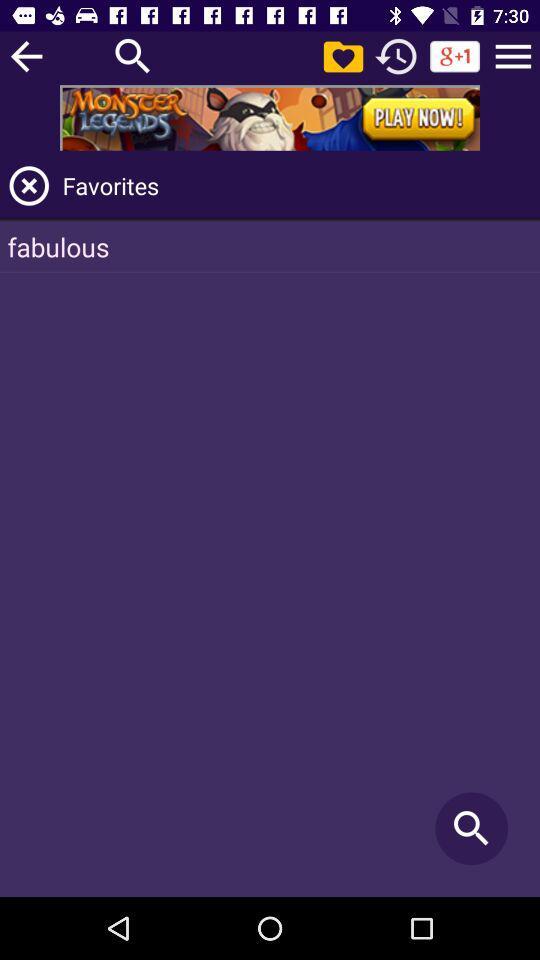 This screenshot has width=540, height=960. I want to click on the page, so click(28, 185).